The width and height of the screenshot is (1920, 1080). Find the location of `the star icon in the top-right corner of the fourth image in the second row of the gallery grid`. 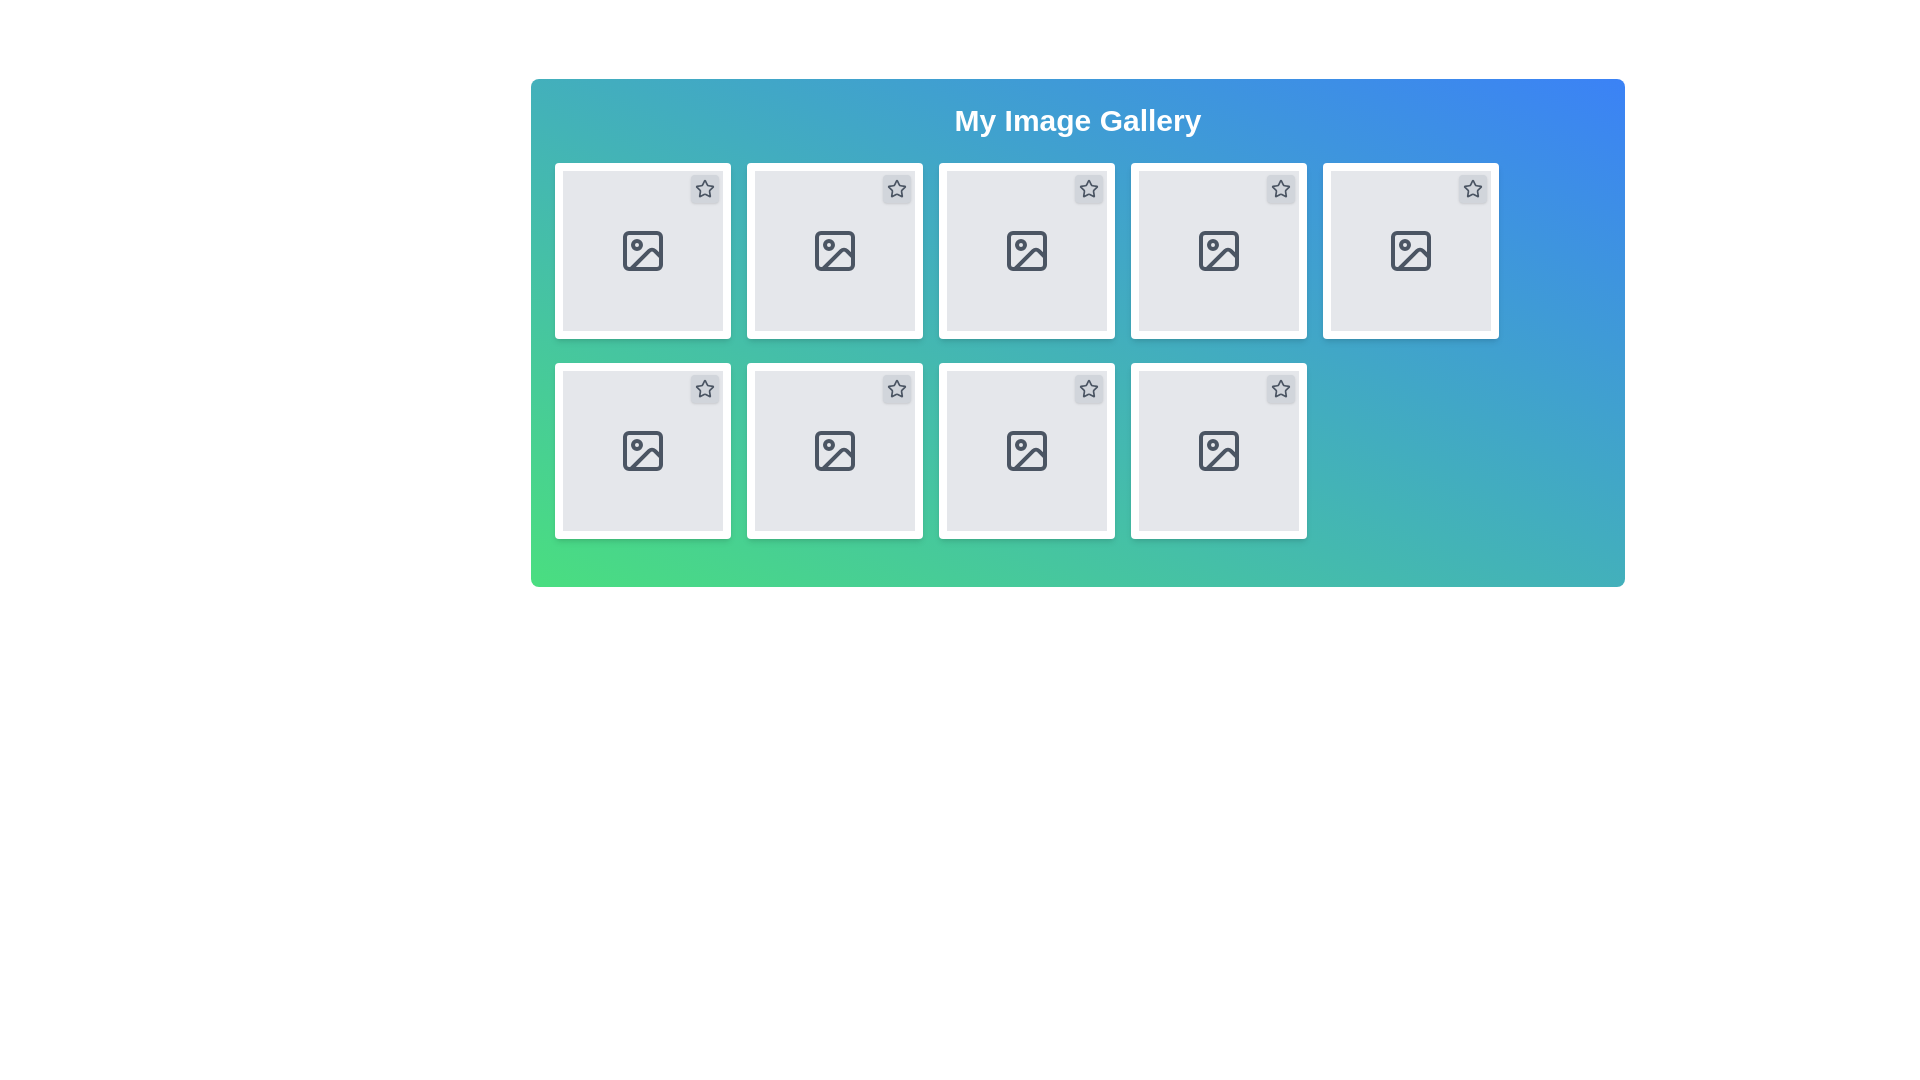

the star icon in the top-right corner of the fourth image in the second row of the gallery grid is located at coordinates (896, 389).